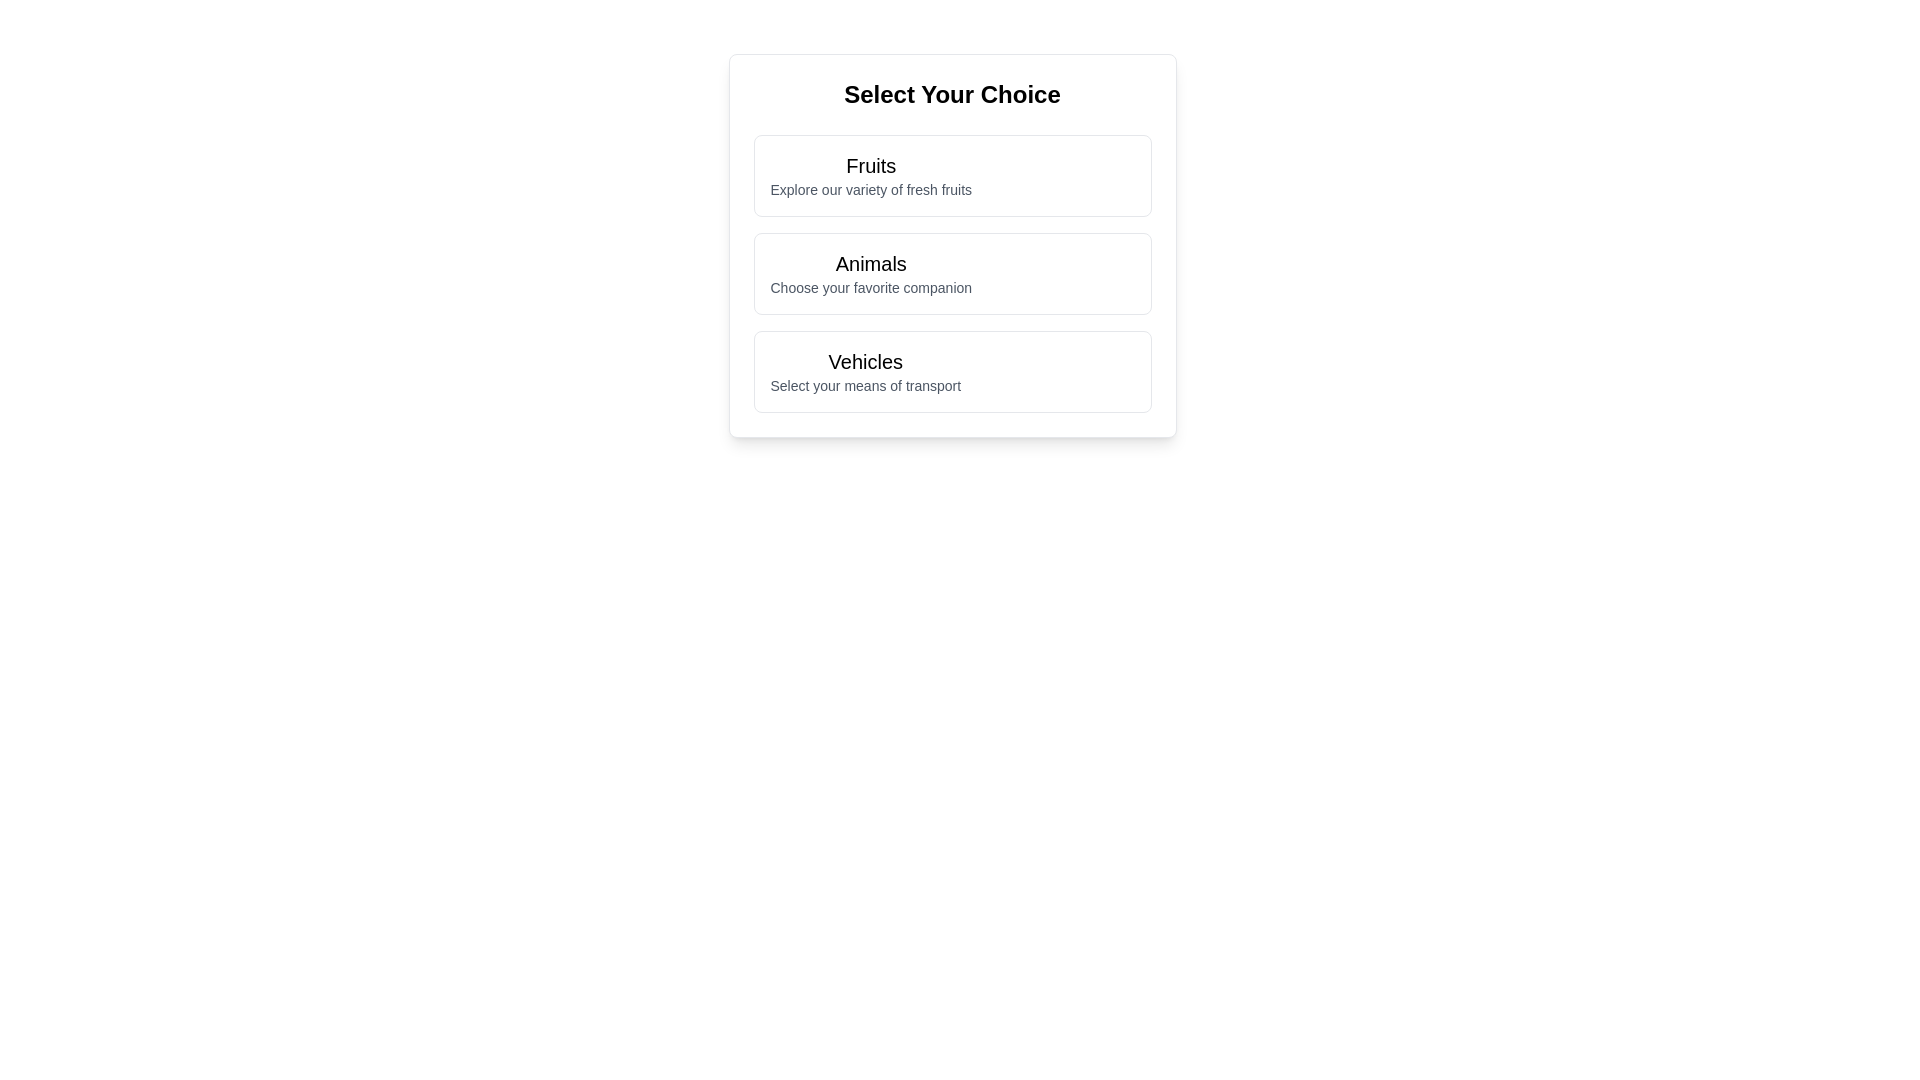 The height and width of the screenshot is (1080, 1920). Describe the element at coordinates (951, 371) in the screenshot. I see `the 'Vehicles' clickable option located at the bottom of the selection card list` at that location.